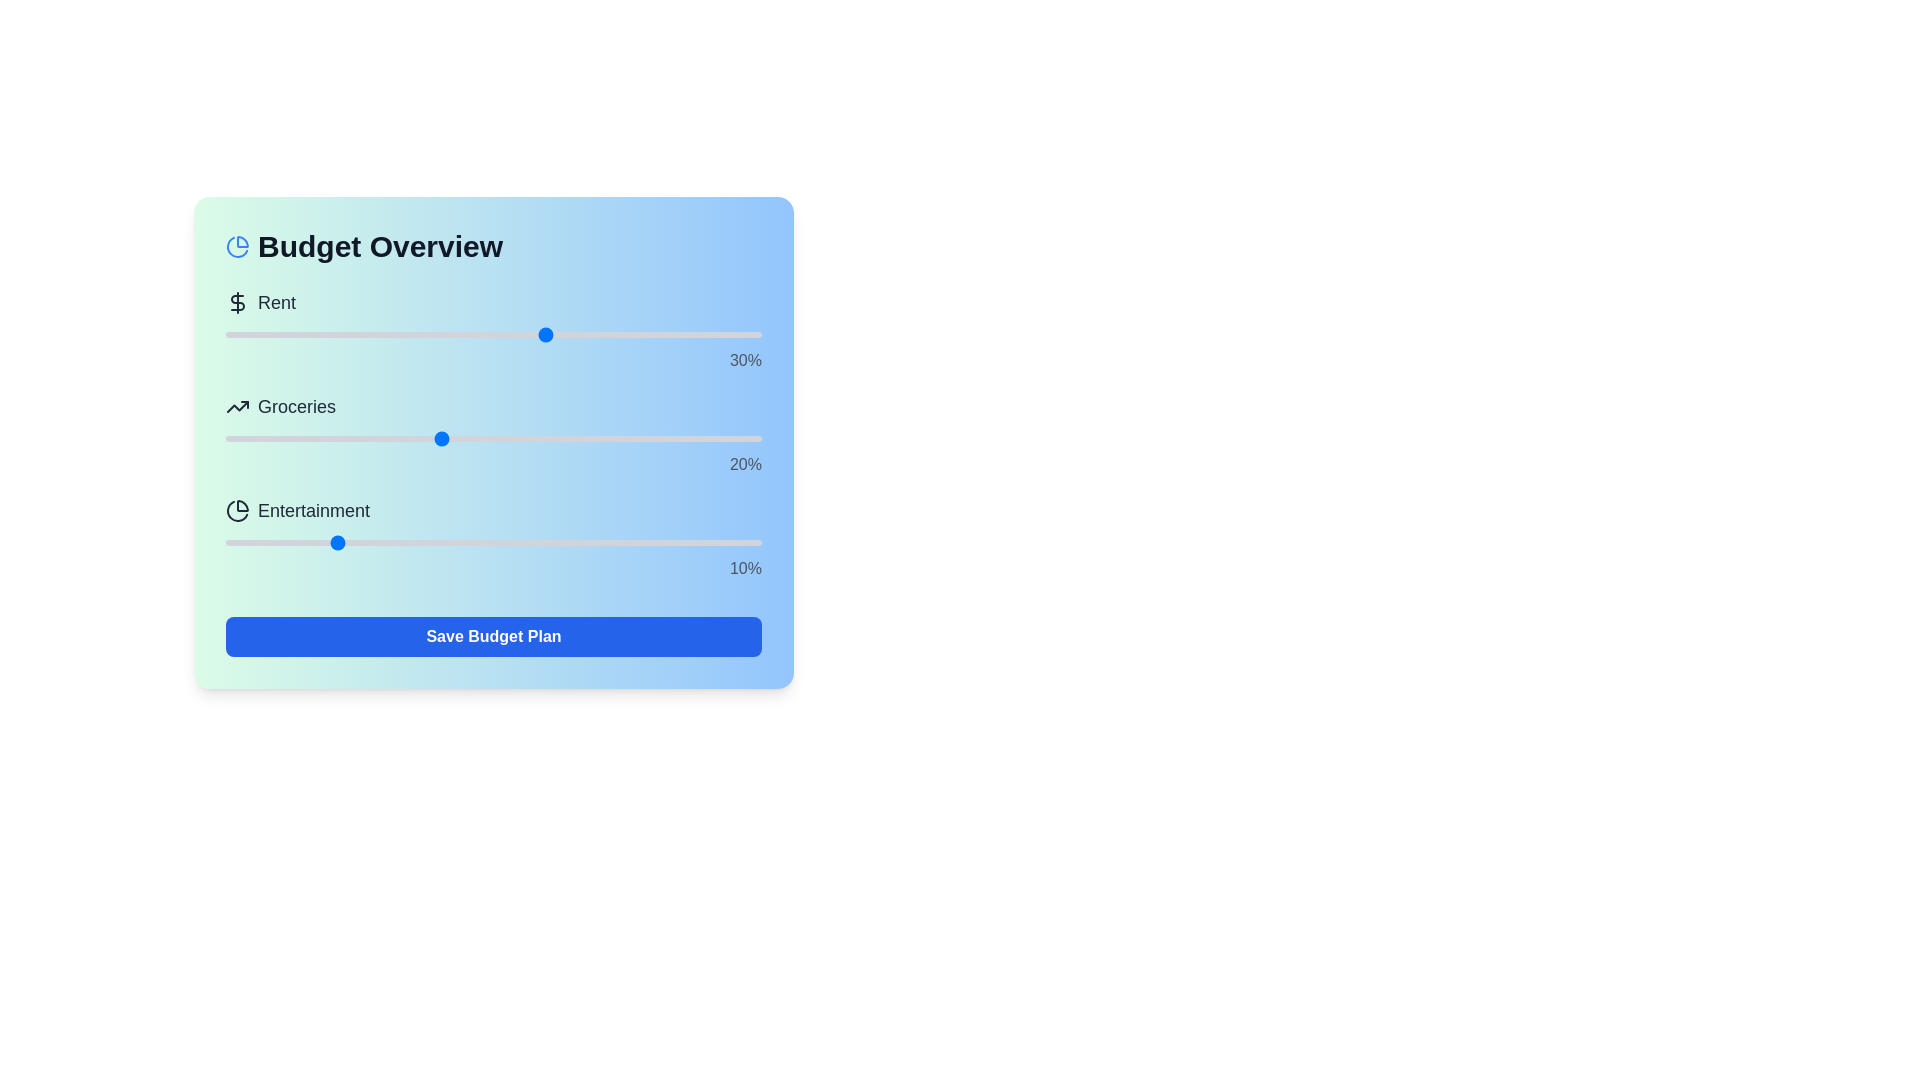  I want to click on the icon located to the left of the 'Budget Overview' title in the header section of the card, so click(238, 245).